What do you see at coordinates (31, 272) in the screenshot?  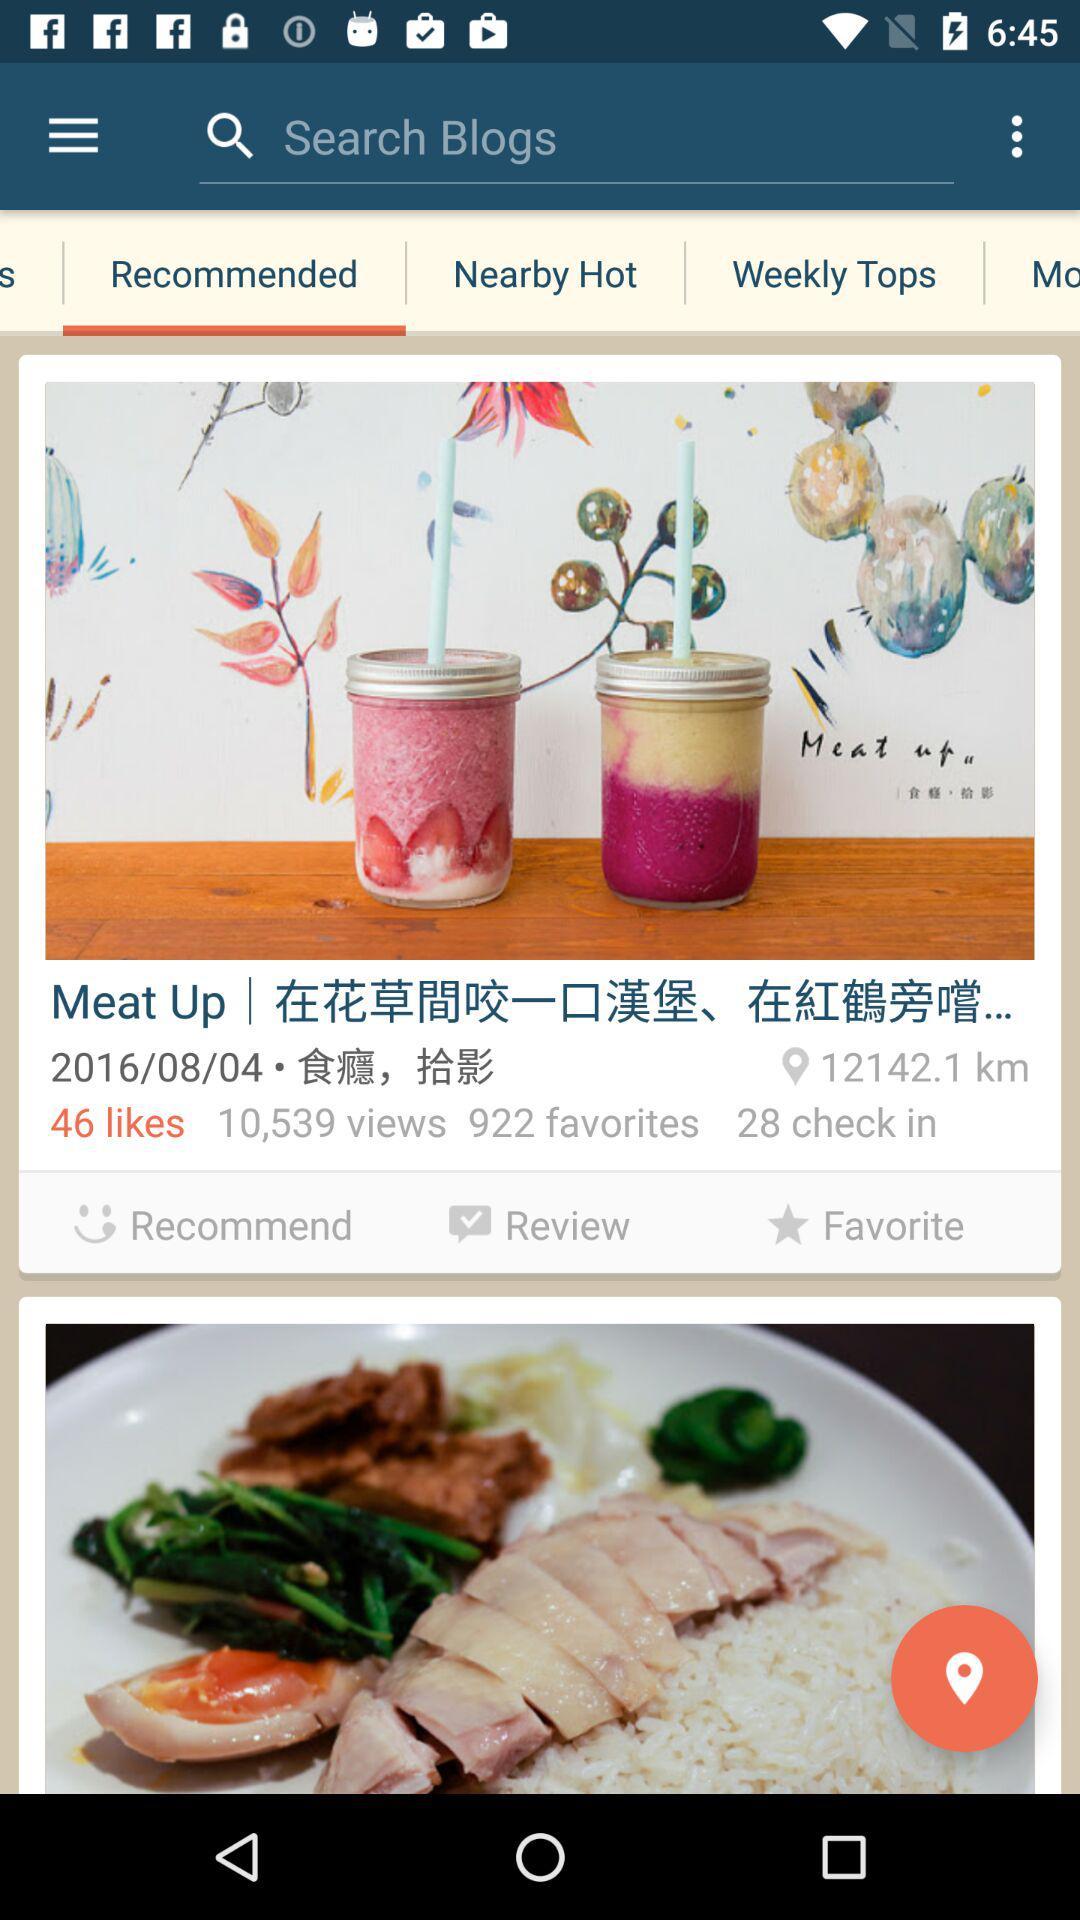 I see `new blogs item` at bounding box center [31, 272].